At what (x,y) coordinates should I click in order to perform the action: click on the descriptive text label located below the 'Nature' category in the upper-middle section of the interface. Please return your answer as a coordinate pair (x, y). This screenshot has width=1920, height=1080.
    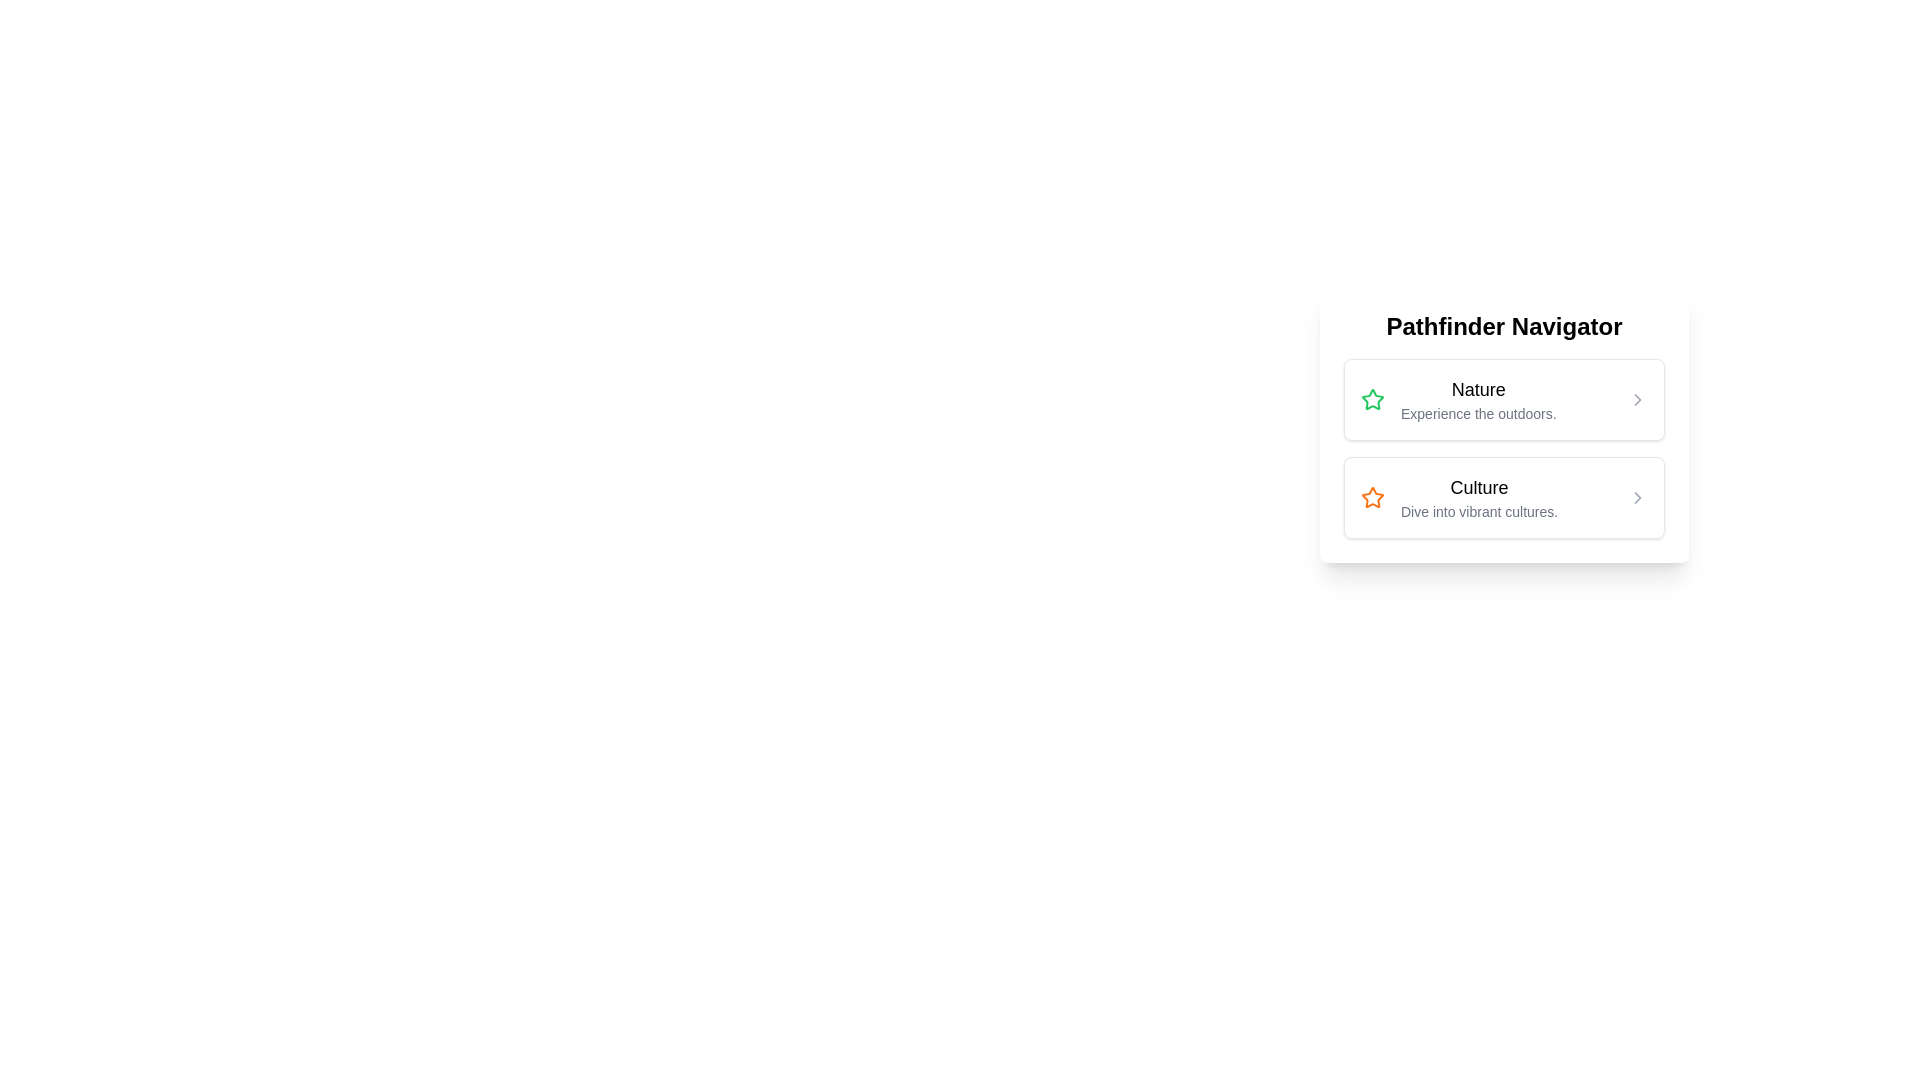
    Looking at the image, I should click on (1478, 412).